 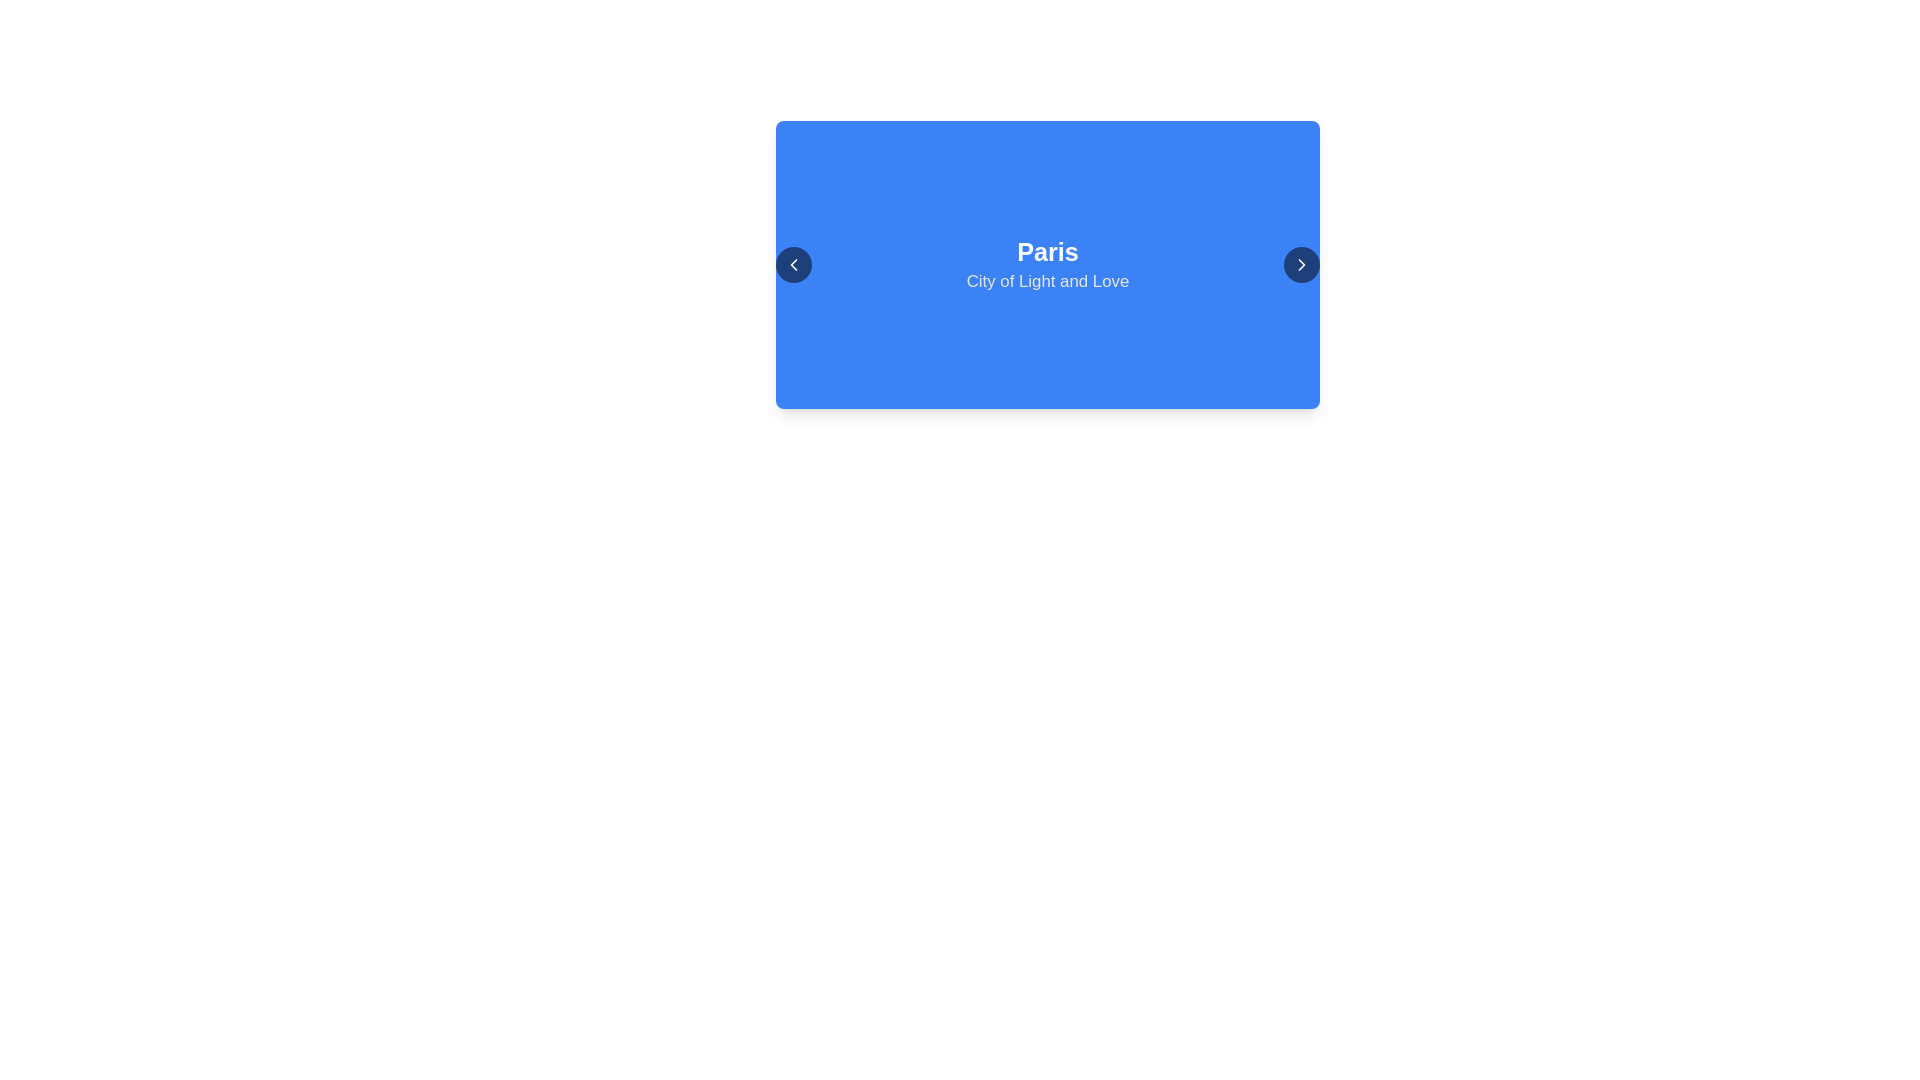 I want to click on the circular button with a dark background and a white chevron arrow pointing to the right, so click(x=1301, y=264).